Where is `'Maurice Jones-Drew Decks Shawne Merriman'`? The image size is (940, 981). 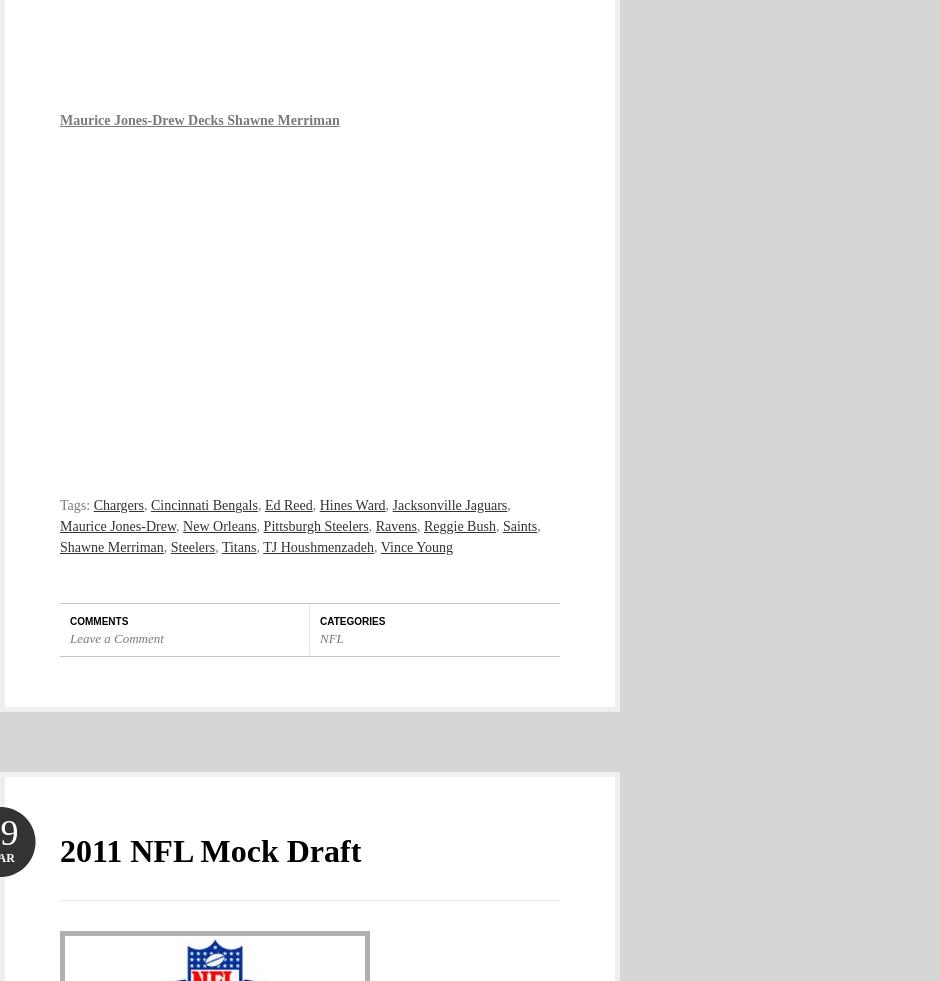
'Maurice Jones-Drew Decks Shawne Merriman' is located at coordinates (198, 118).